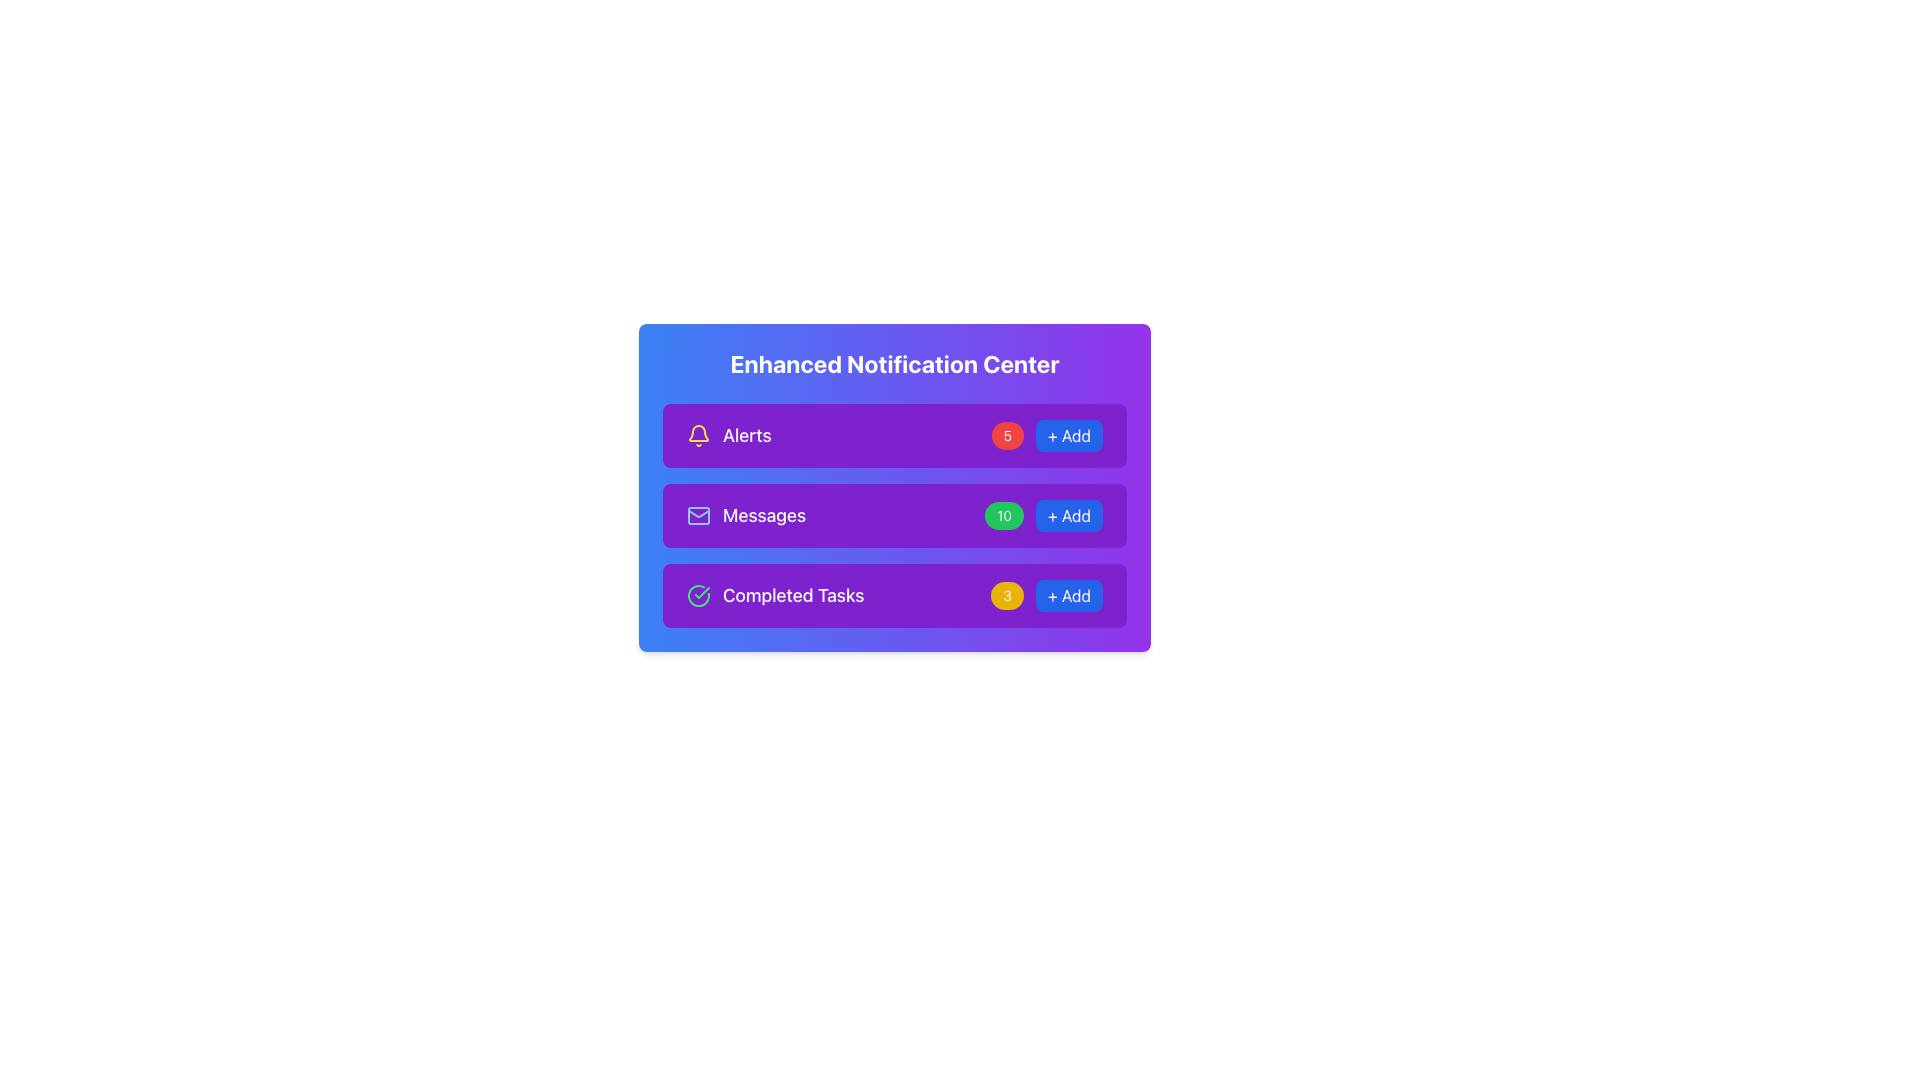  I want to click on the messages icon, which is the leftmost element in a horizontal arrangement with the textual label 'Messages' beside it, centrally aligned within the second row of the content box, so click(699, 515).